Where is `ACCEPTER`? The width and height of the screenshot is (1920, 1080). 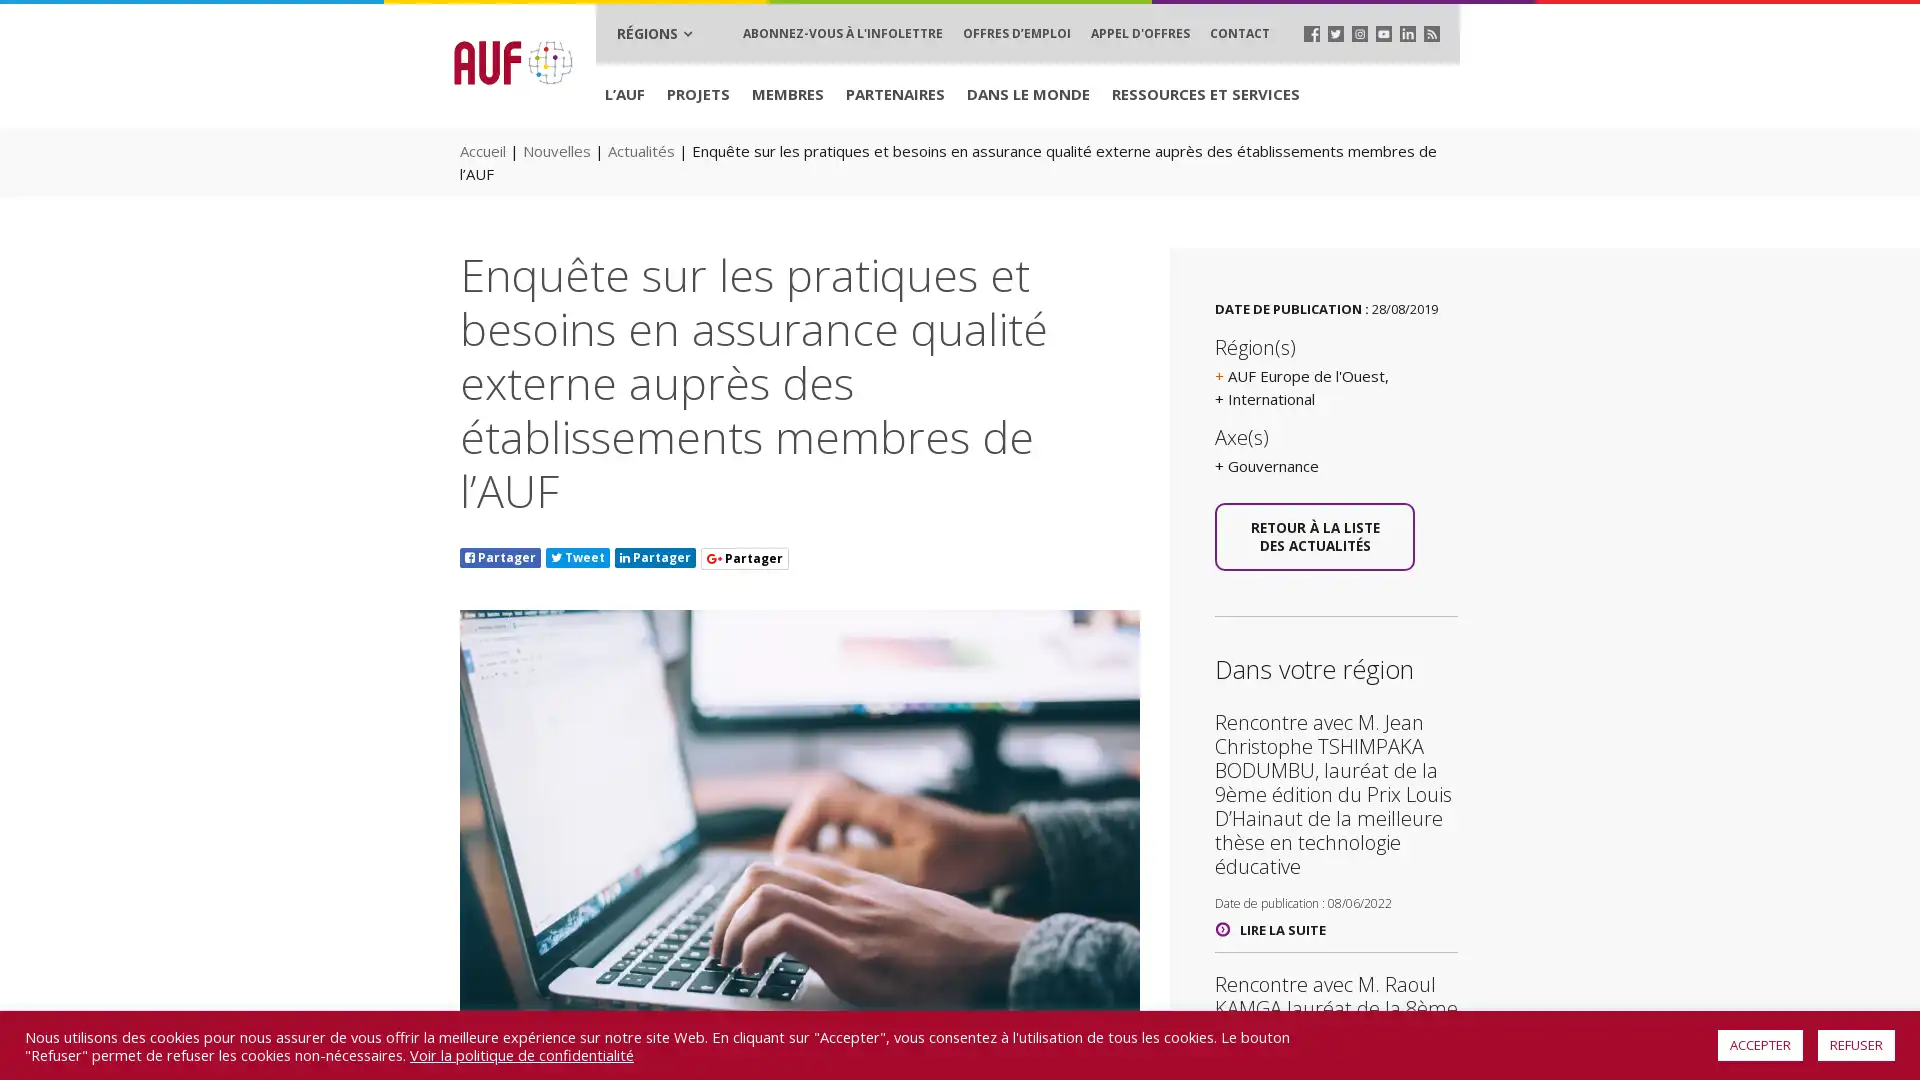 ACCEPTER is located at coordinates (1760, 1044).